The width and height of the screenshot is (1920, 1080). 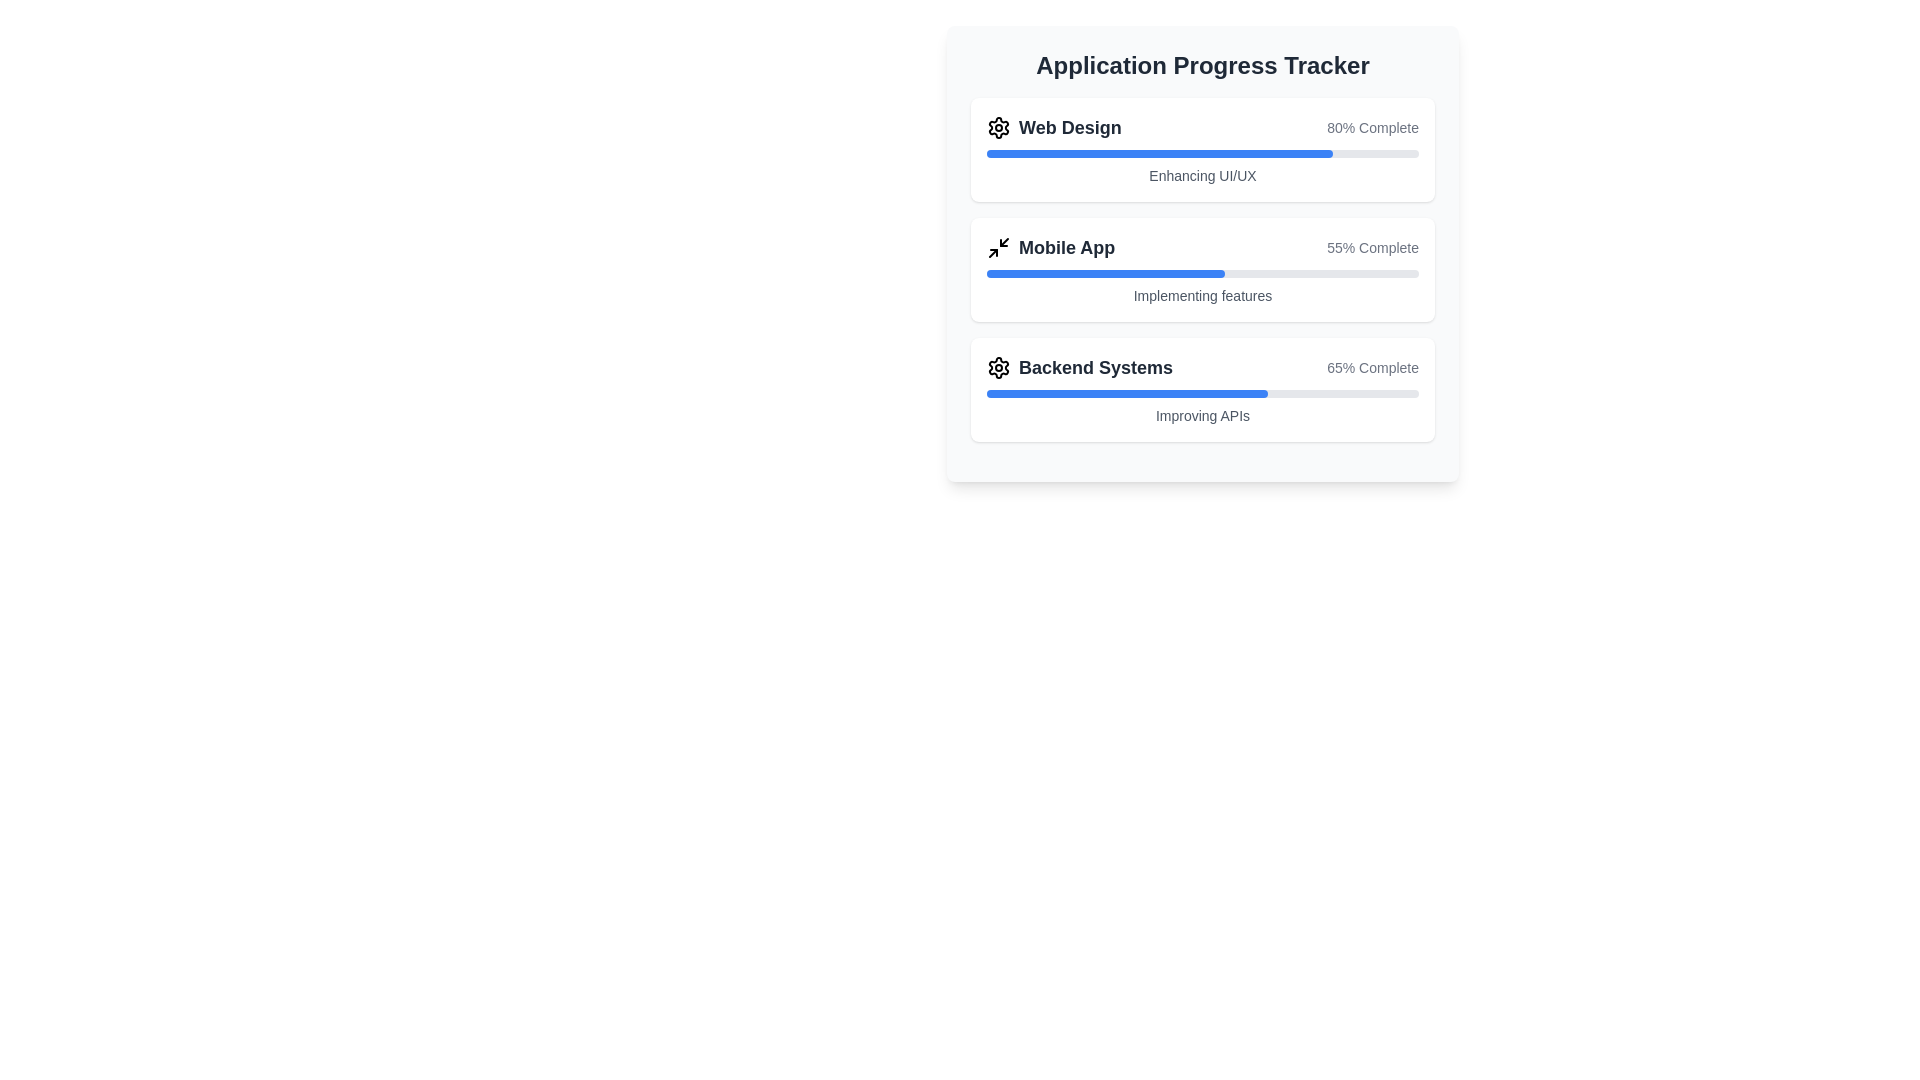 What do you see at coordinates (1202, 153) in the screenshot?
I see `the horizontal progress bar element located beneath the 'Web Design' header, which indicates '80% Complete' and above the 'Enhancing UI/UX' label` at bounding box center [1202, 153].